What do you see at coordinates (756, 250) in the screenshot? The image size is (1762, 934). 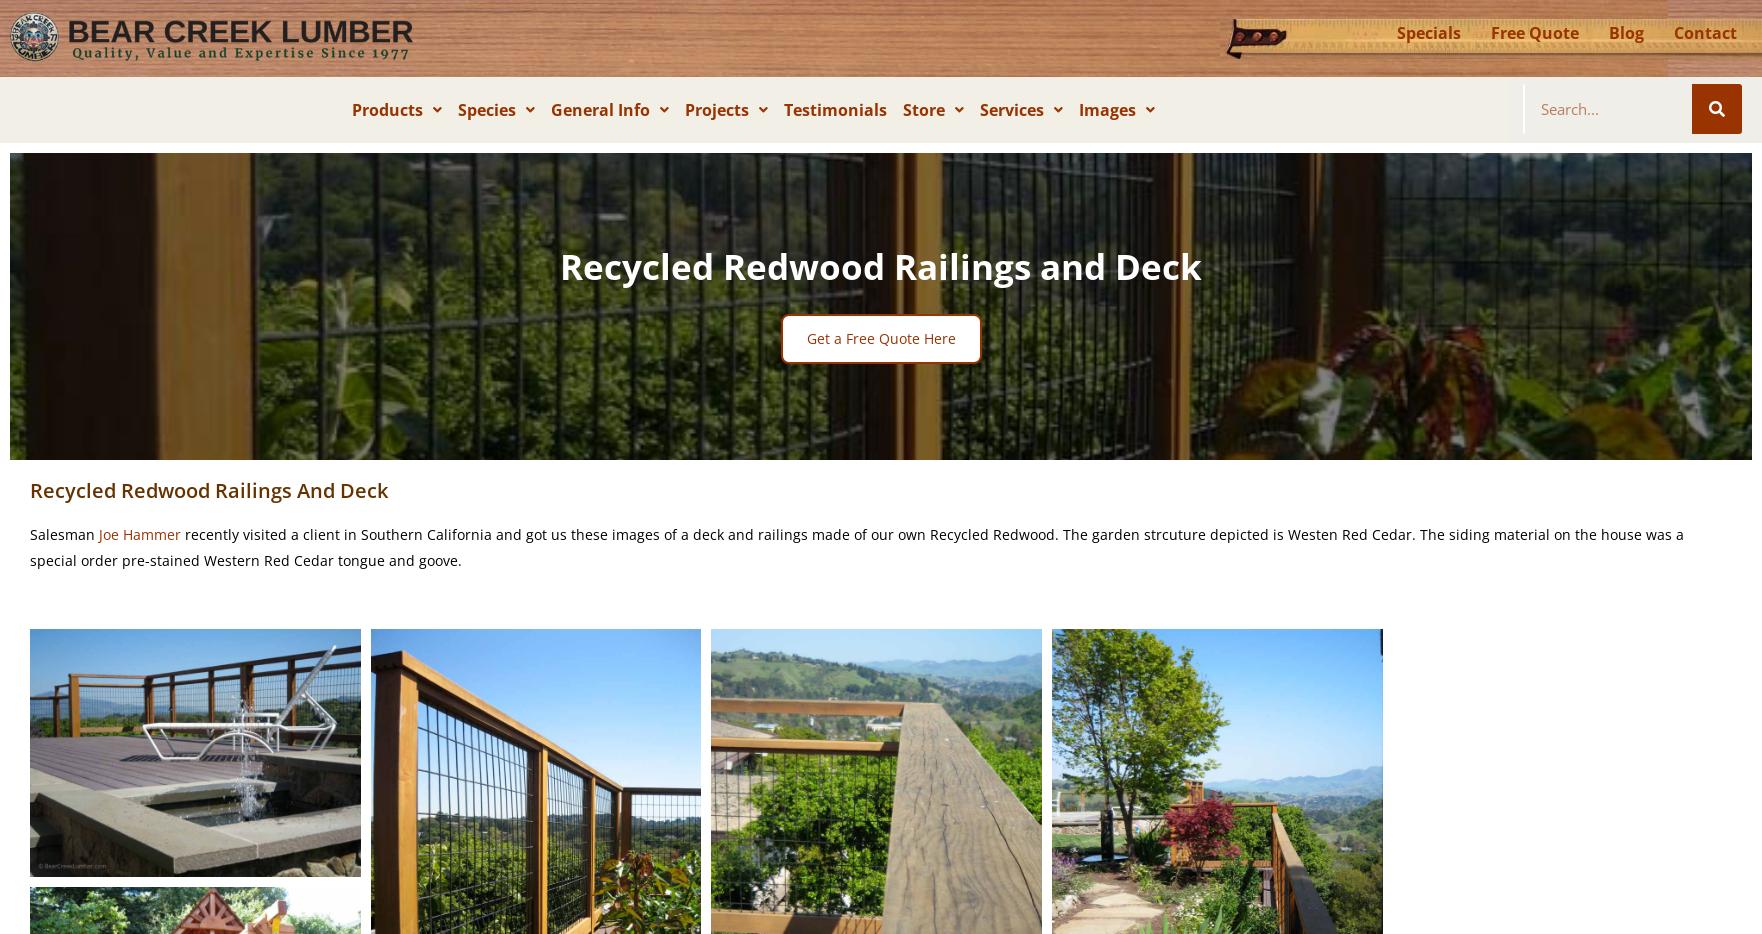 I see `'Contractors'` at bounding box center [756, 250].